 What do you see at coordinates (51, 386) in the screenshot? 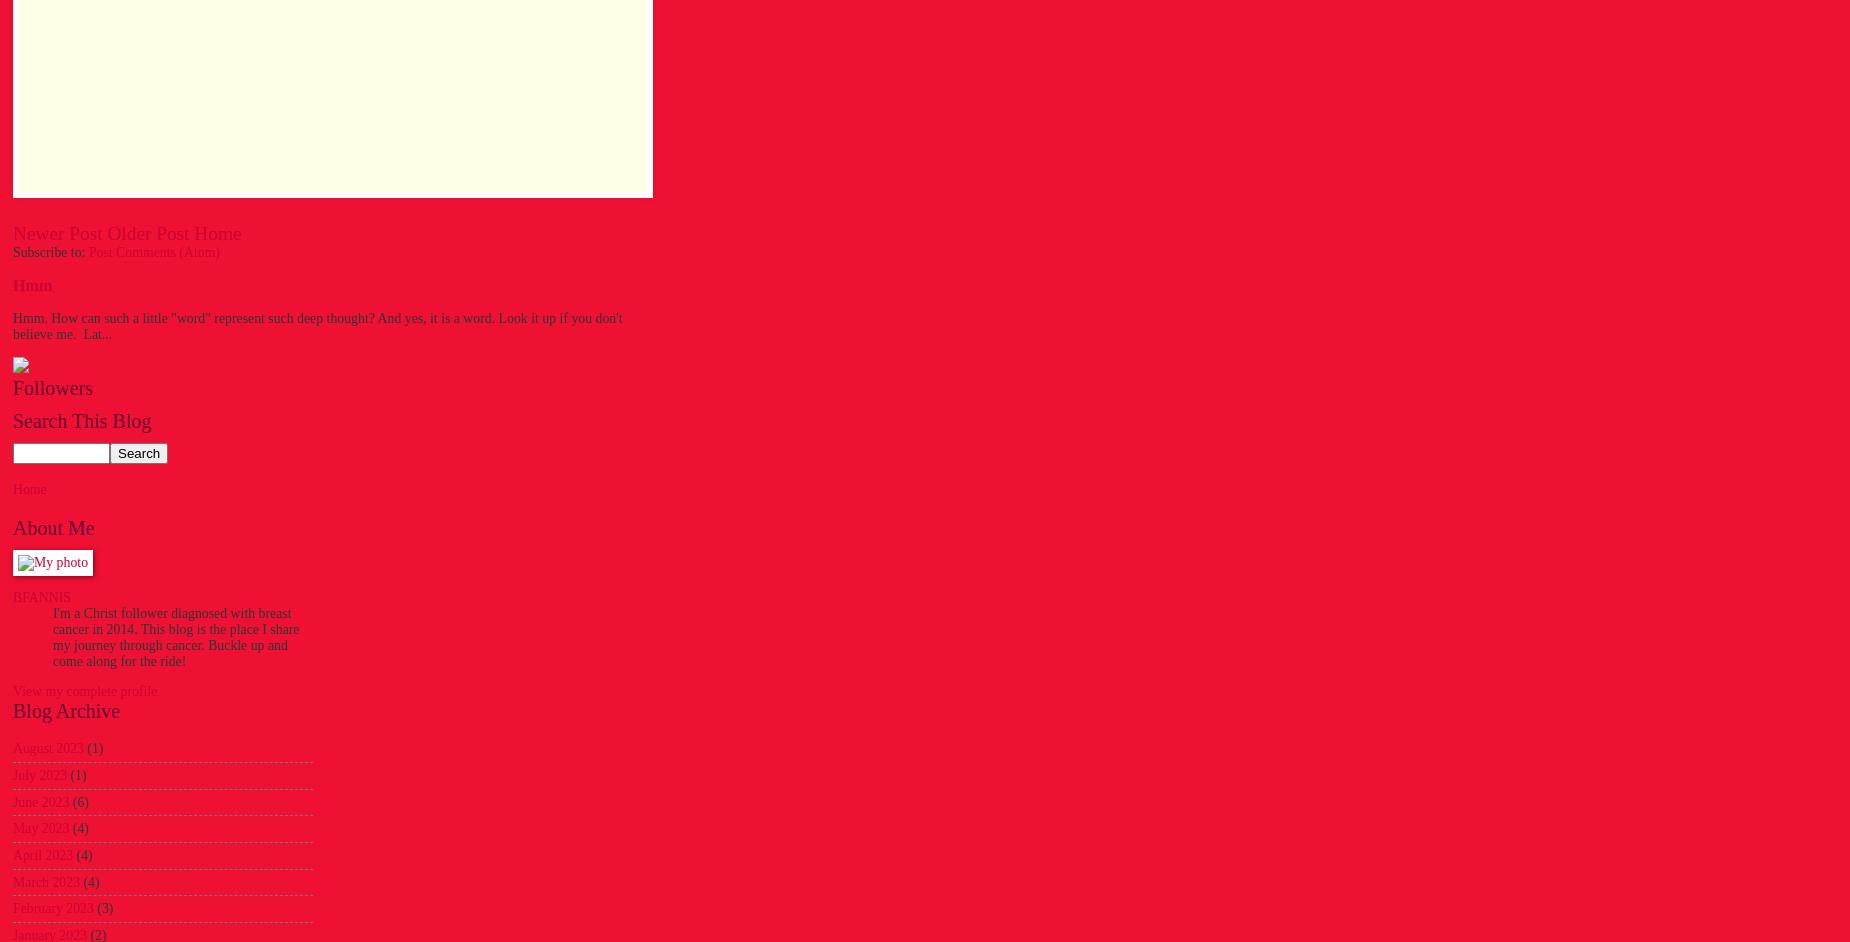
I see `'Followers'` at bounding box center [51, 386].